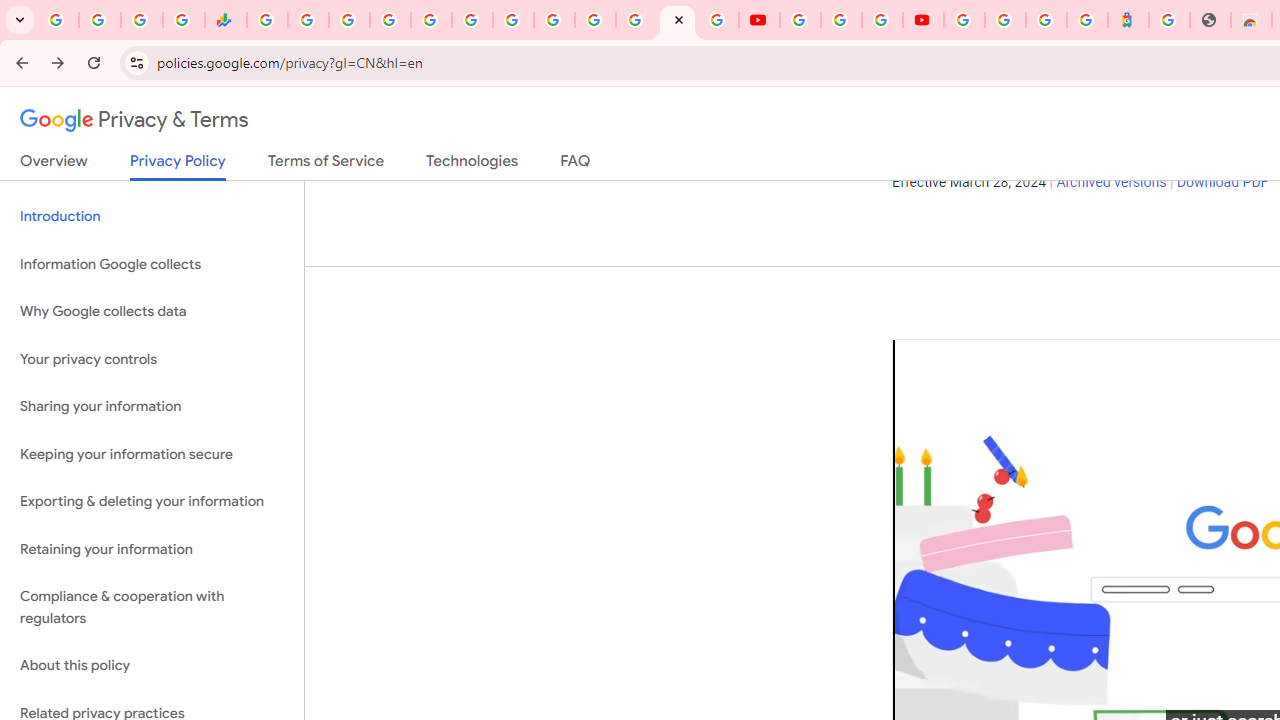 The image size is (1280, 720). Describe the element at coordinates (1110, 183) in the screenshot. I see `'Archived versions'` at that location.